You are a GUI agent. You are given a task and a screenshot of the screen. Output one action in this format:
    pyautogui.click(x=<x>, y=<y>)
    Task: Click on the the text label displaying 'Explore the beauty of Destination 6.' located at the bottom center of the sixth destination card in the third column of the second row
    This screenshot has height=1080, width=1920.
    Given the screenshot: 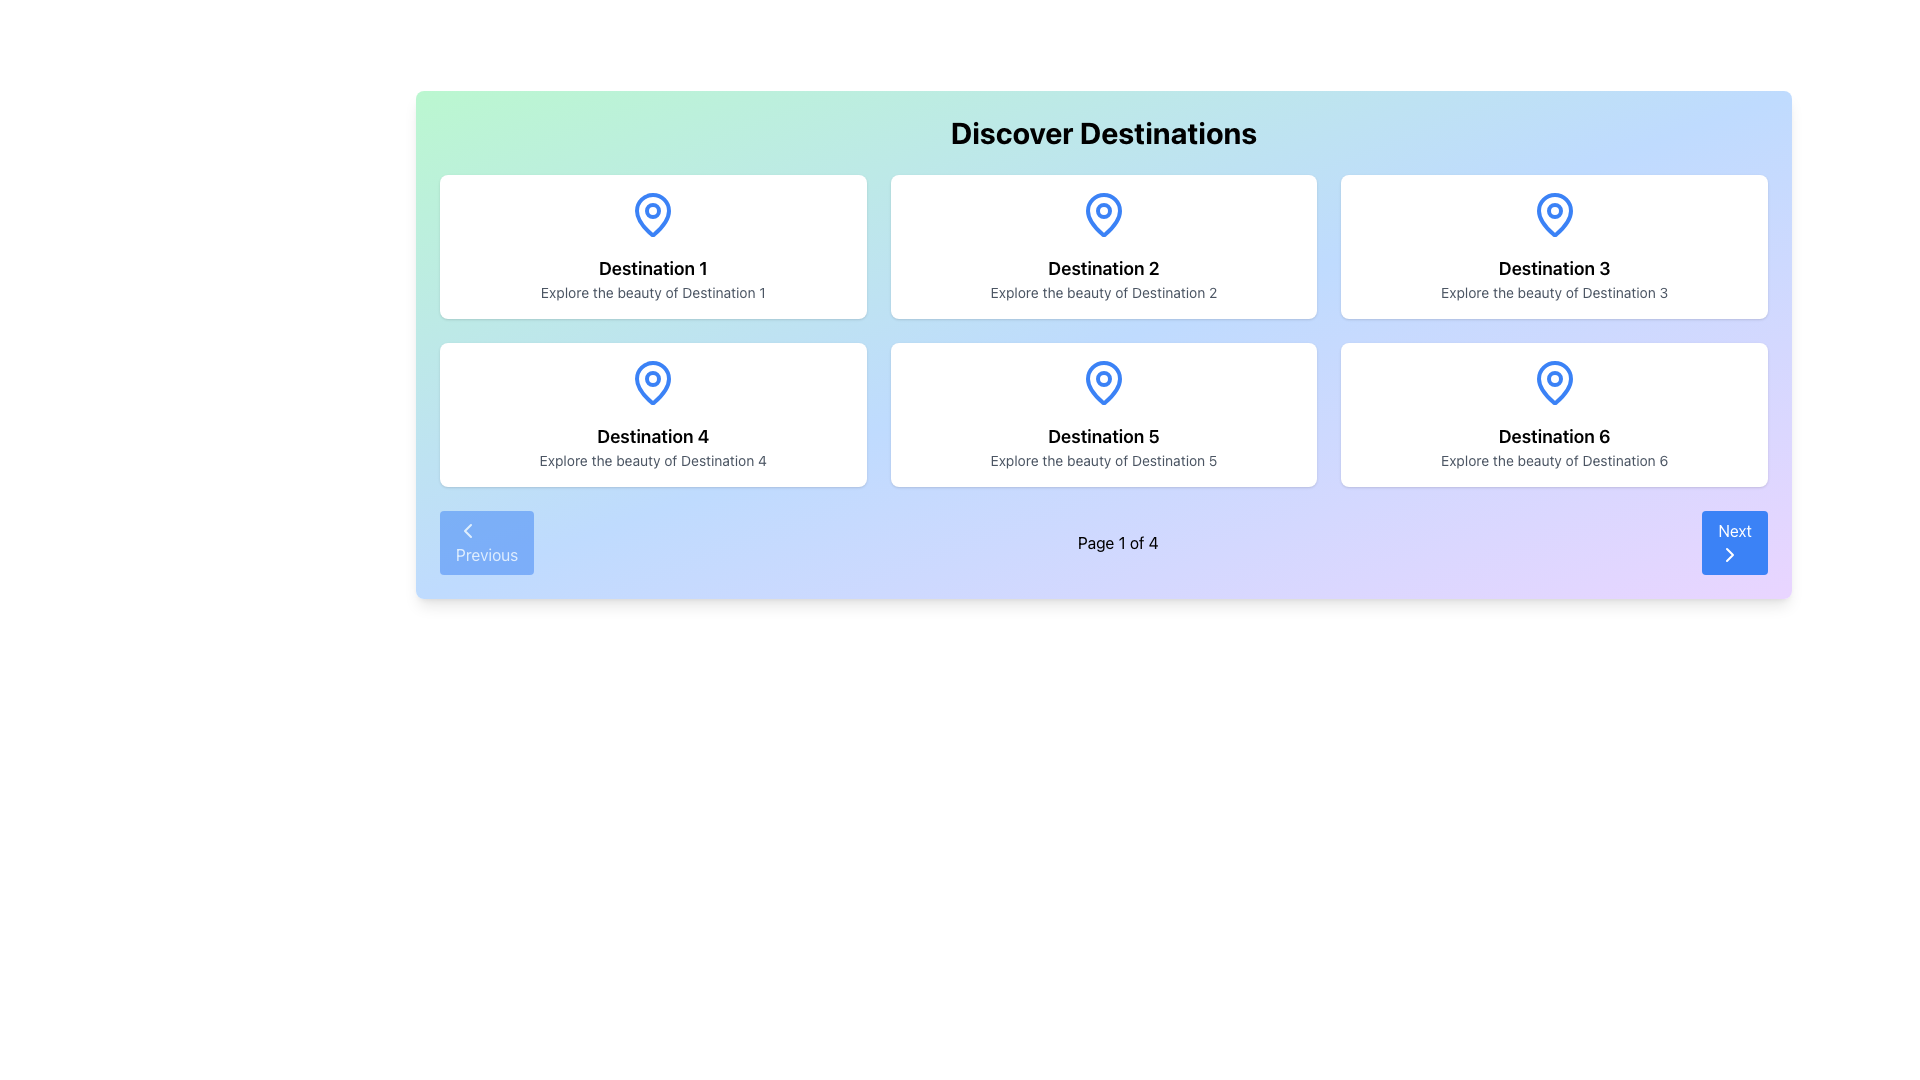 What is the action you would take?
    pyautogui.click(x=1553, y=461)
    